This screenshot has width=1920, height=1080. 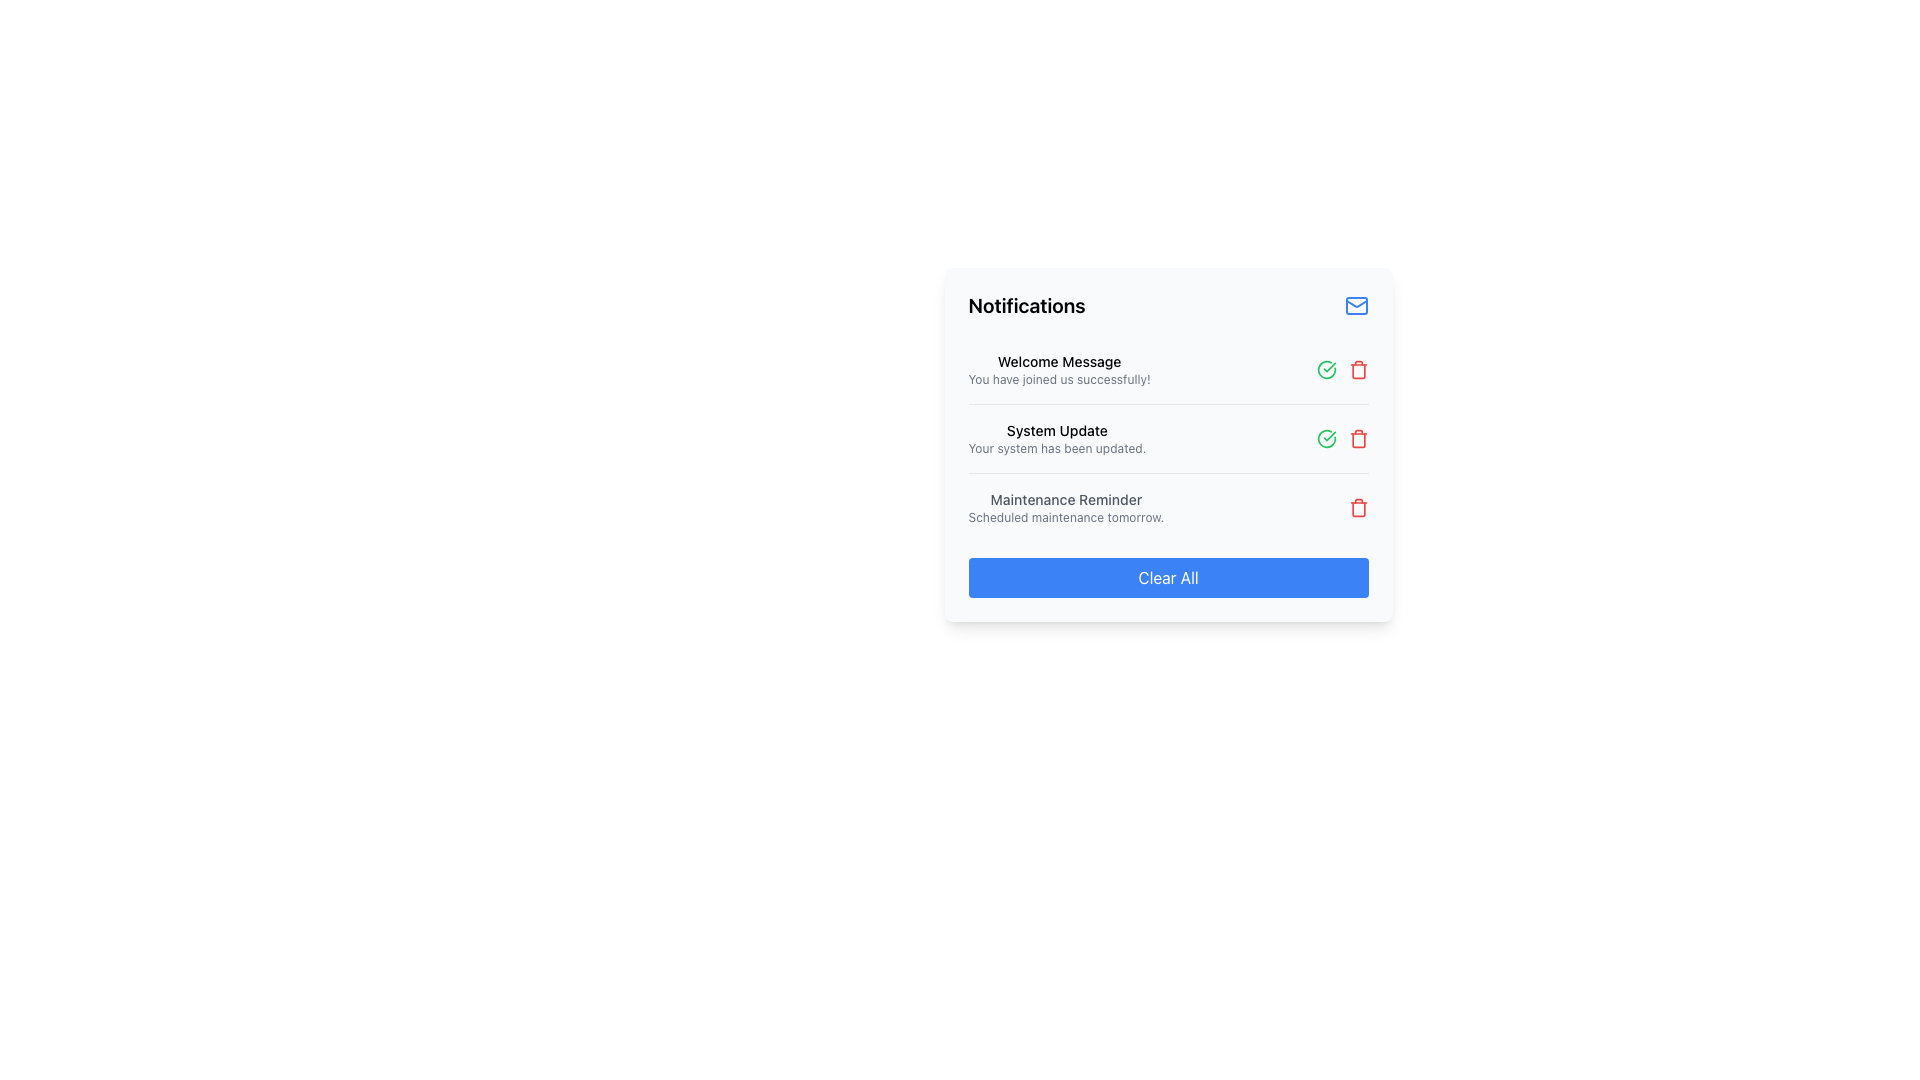 I want to click on the static text that provides information about a system update, located directly under the title 'System Update' in the notifications panel, so click(x=1056, y=447).